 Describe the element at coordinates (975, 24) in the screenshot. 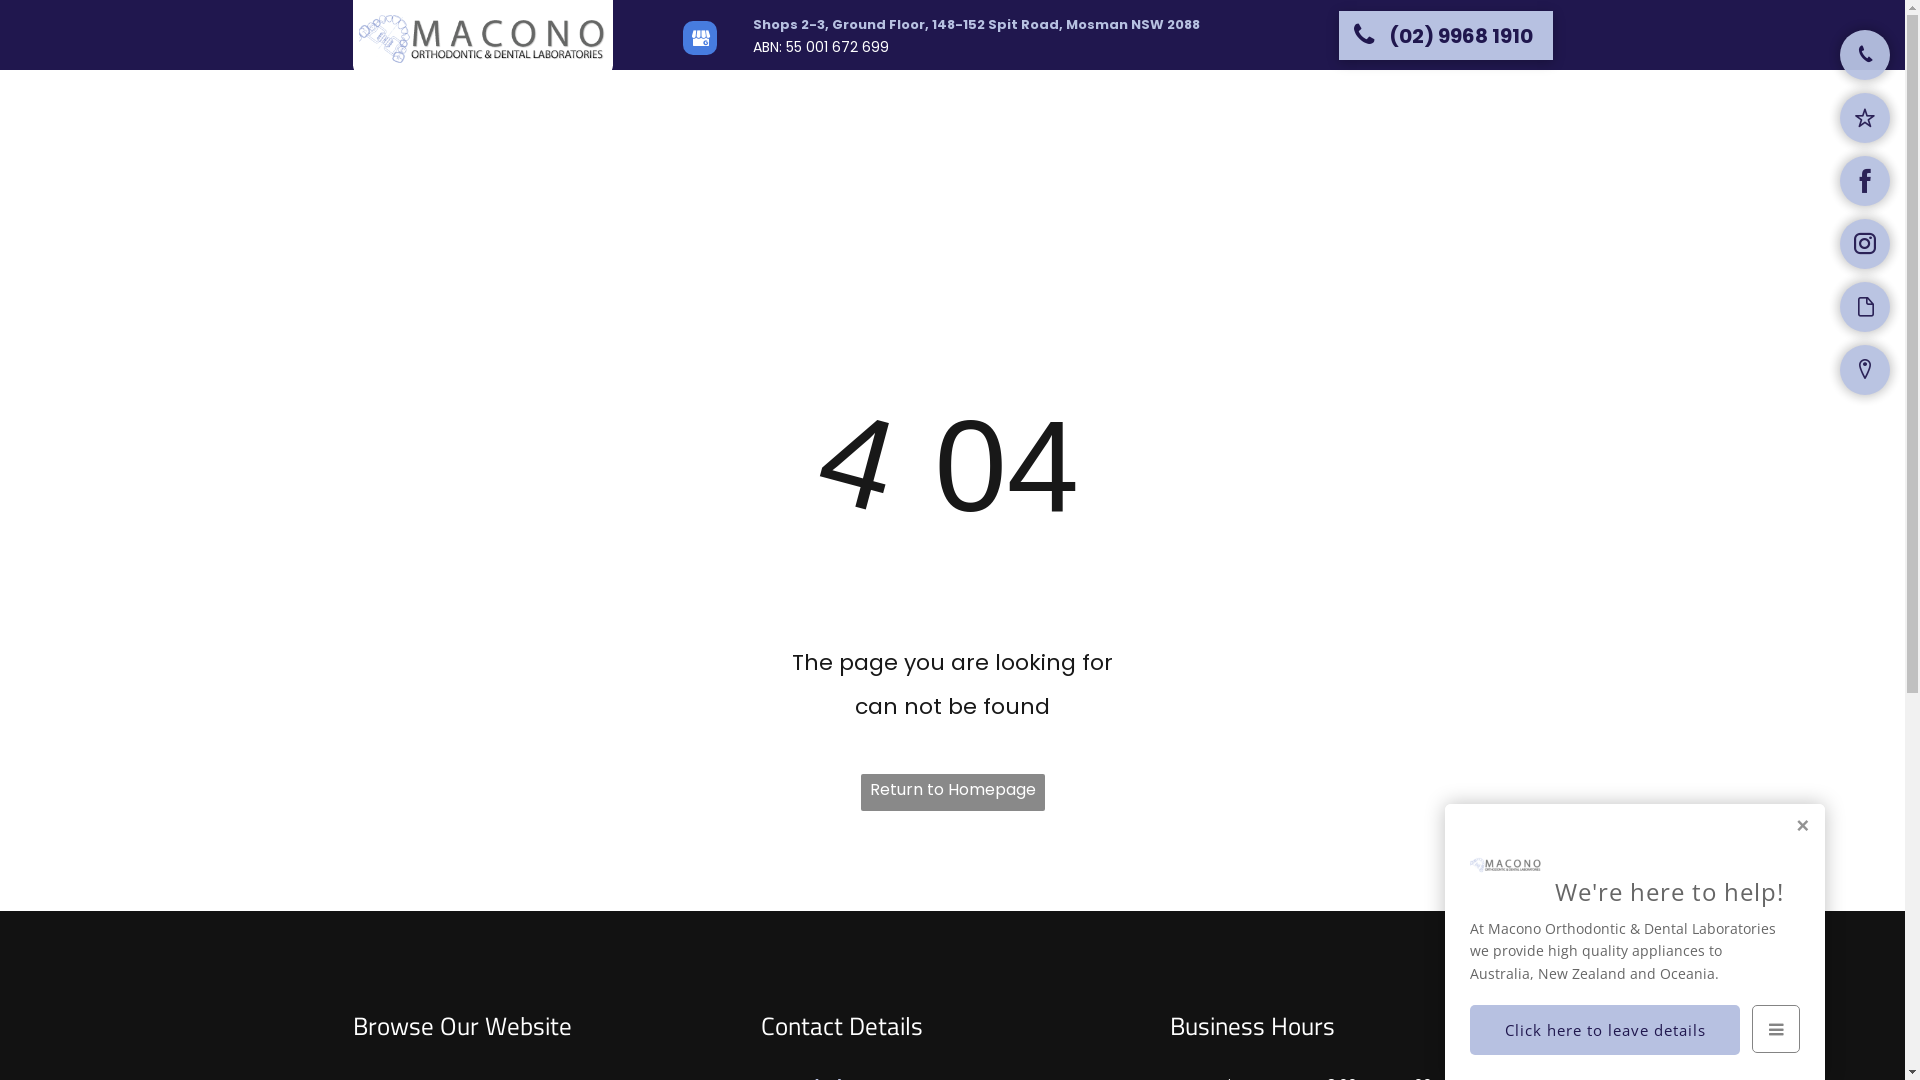

I see `'Shops 2-3, Ground Floor, 148-152 Spit Road, Mosman NSW 2088'` at that location.